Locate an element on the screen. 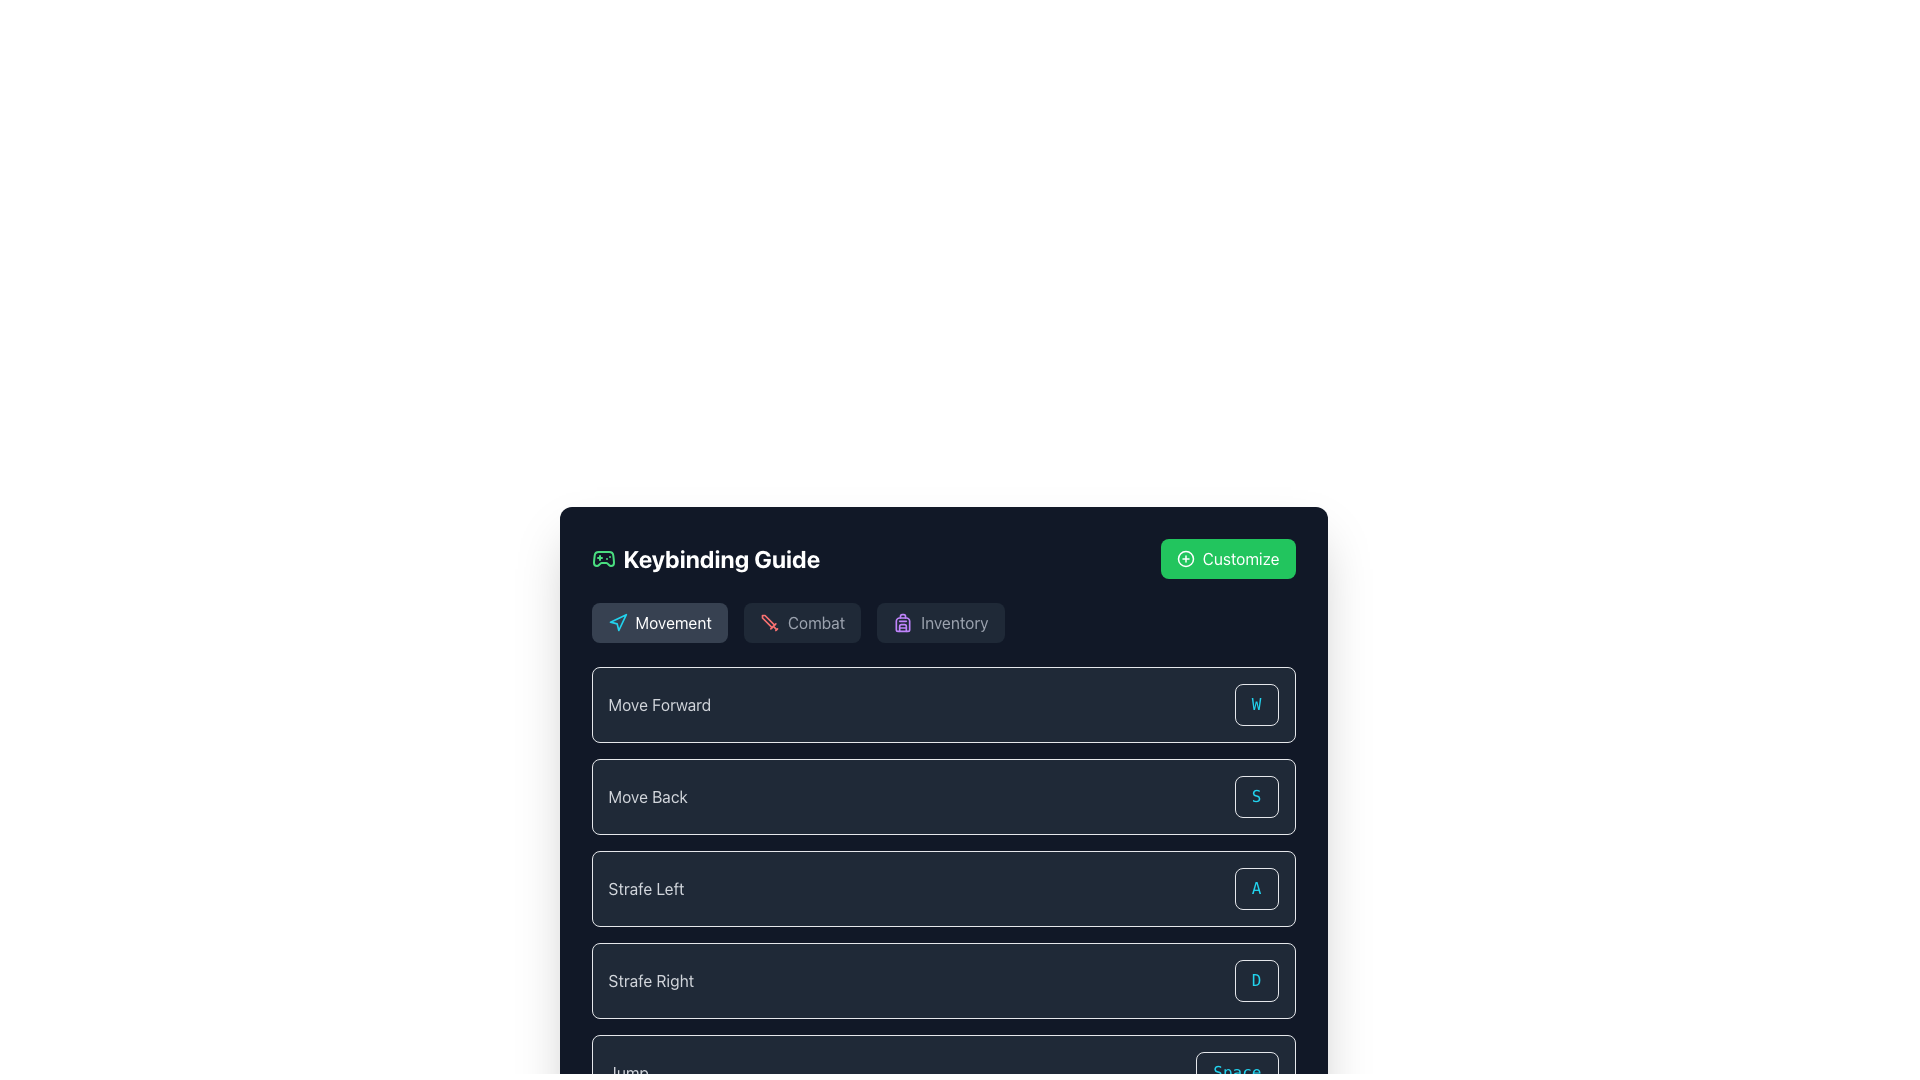 Image resolution: width=1920 pixels, height=1080 pixels. the rounded rectangle-shaped button displaying the letter 'A' with a cyan border, located in the 'Strafe Left' section of the keybinding guide is located at coordinates (1255, 887).